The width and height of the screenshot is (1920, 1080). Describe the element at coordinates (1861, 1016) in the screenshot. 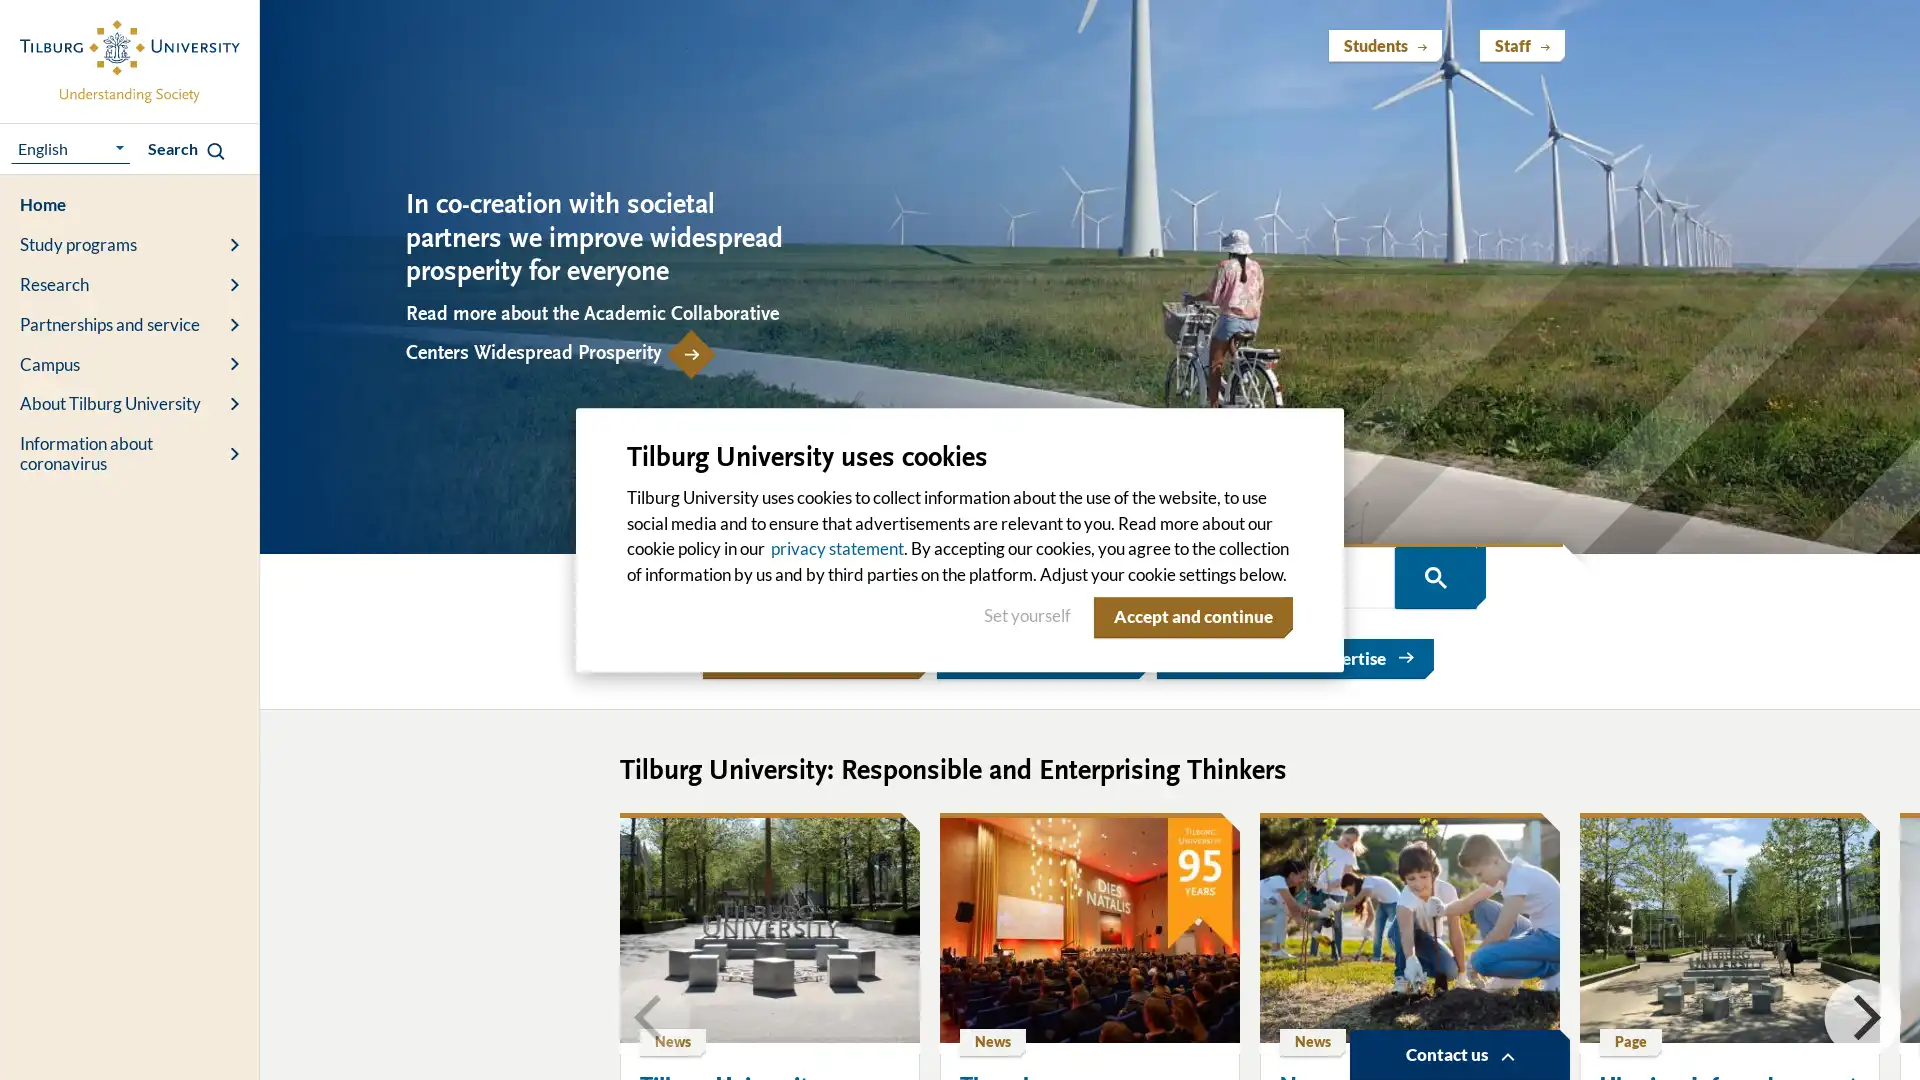

I see `next` at that location.